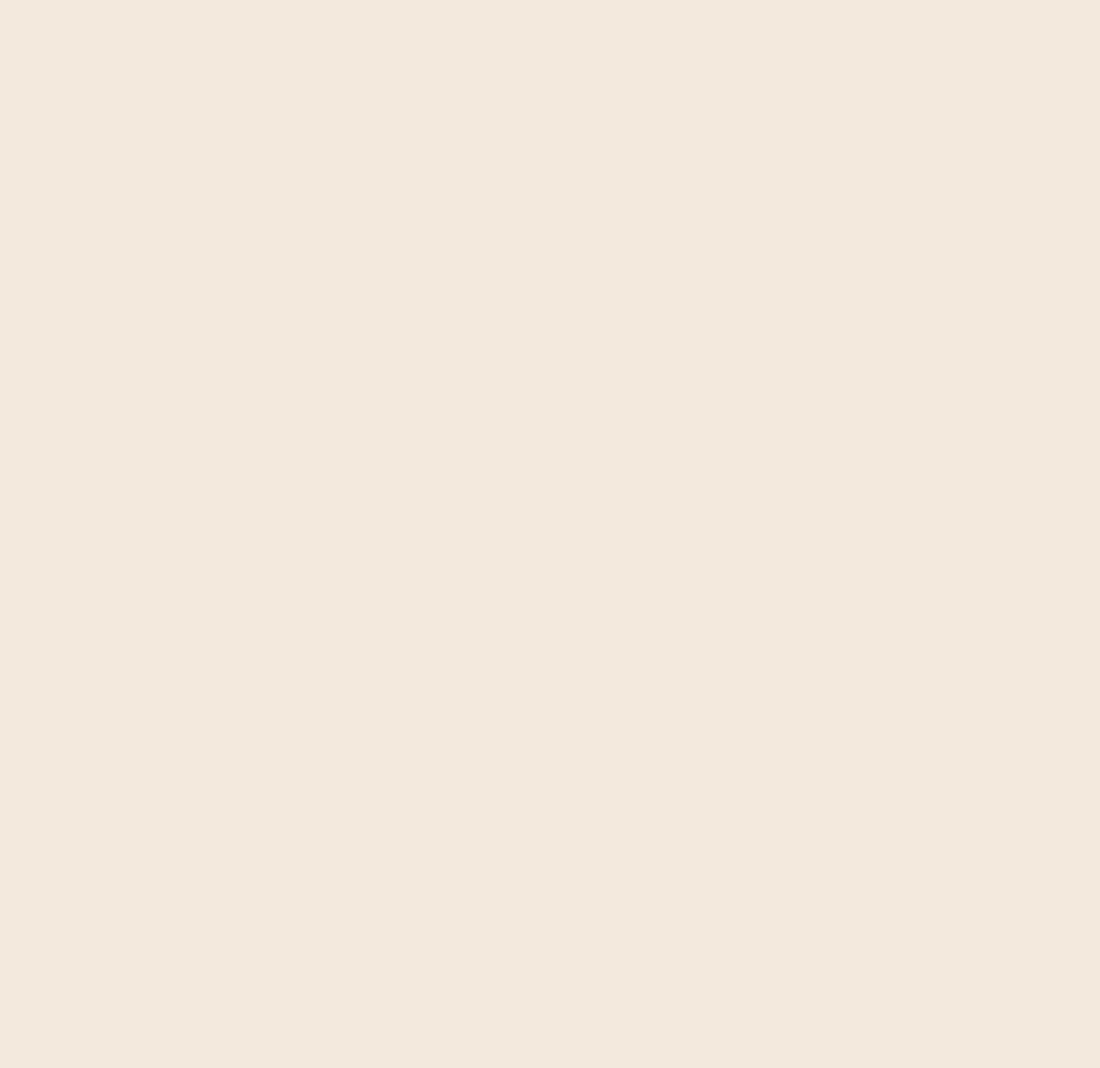  What do you see at coordinates (135, 614) in the screenshot?
I see `'Download  Chinese Simplified'` at bounding box center [135, 614].